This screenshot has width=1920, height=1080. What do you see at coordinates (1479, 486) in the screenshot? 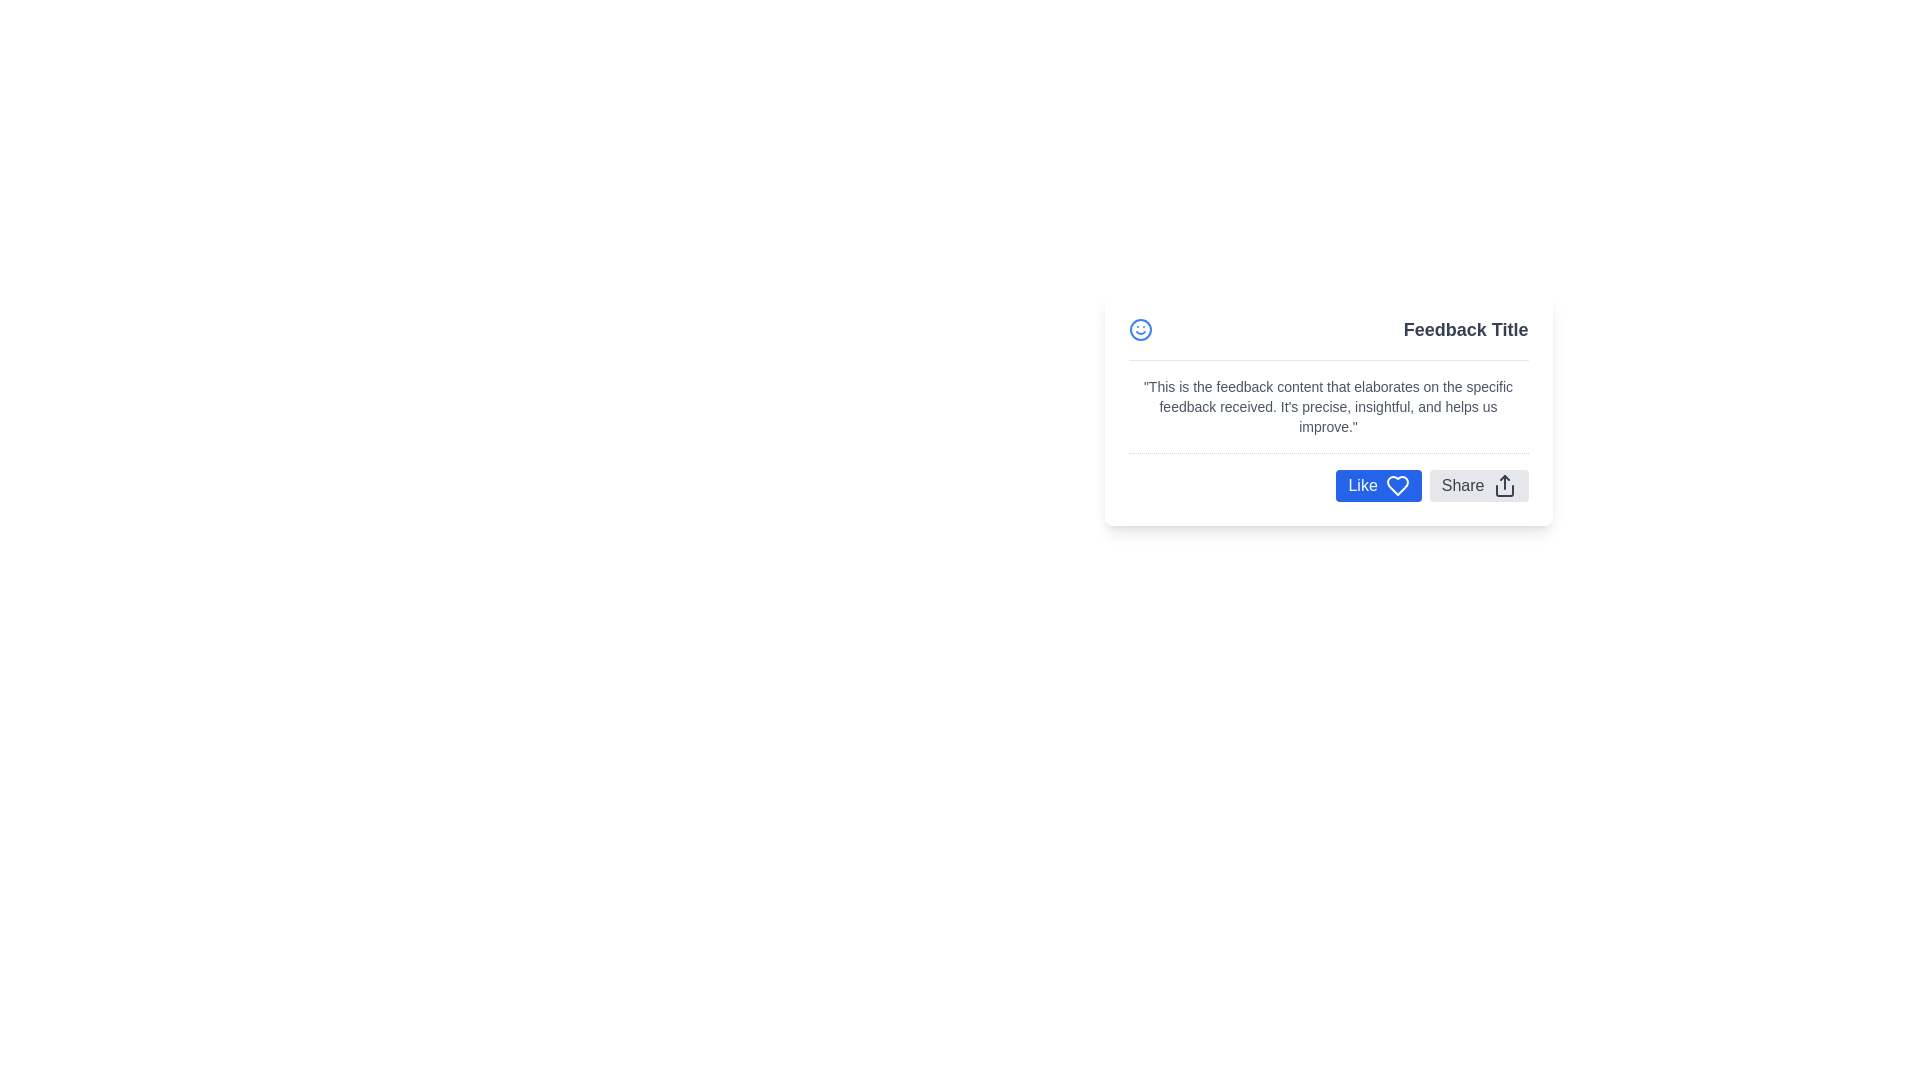
I see `the 'Share' button with gray text and an upward arrow icon located in the bottom right section of a card-like component` at bounding box center [1479, 486].